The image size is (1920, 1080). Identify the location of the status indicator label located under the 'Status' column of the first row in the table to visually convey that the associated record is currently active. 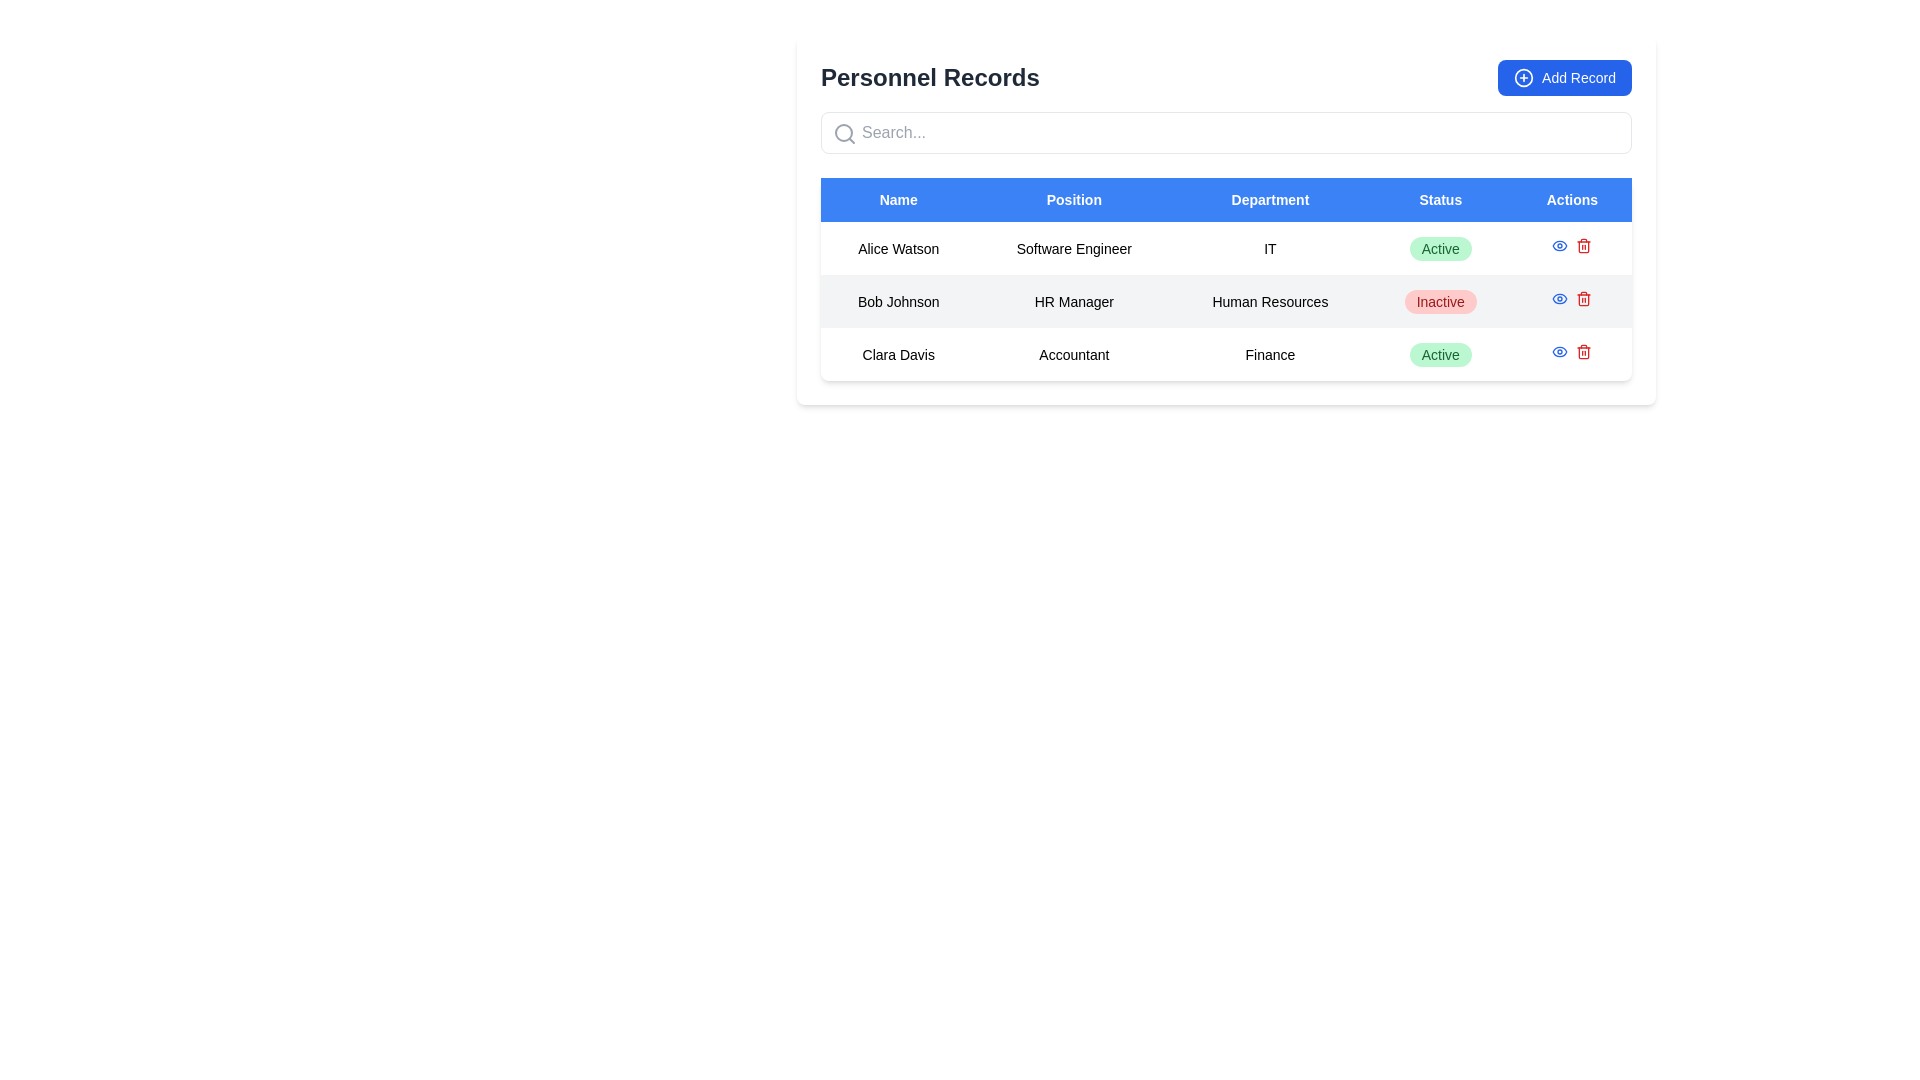
(1440, 247).